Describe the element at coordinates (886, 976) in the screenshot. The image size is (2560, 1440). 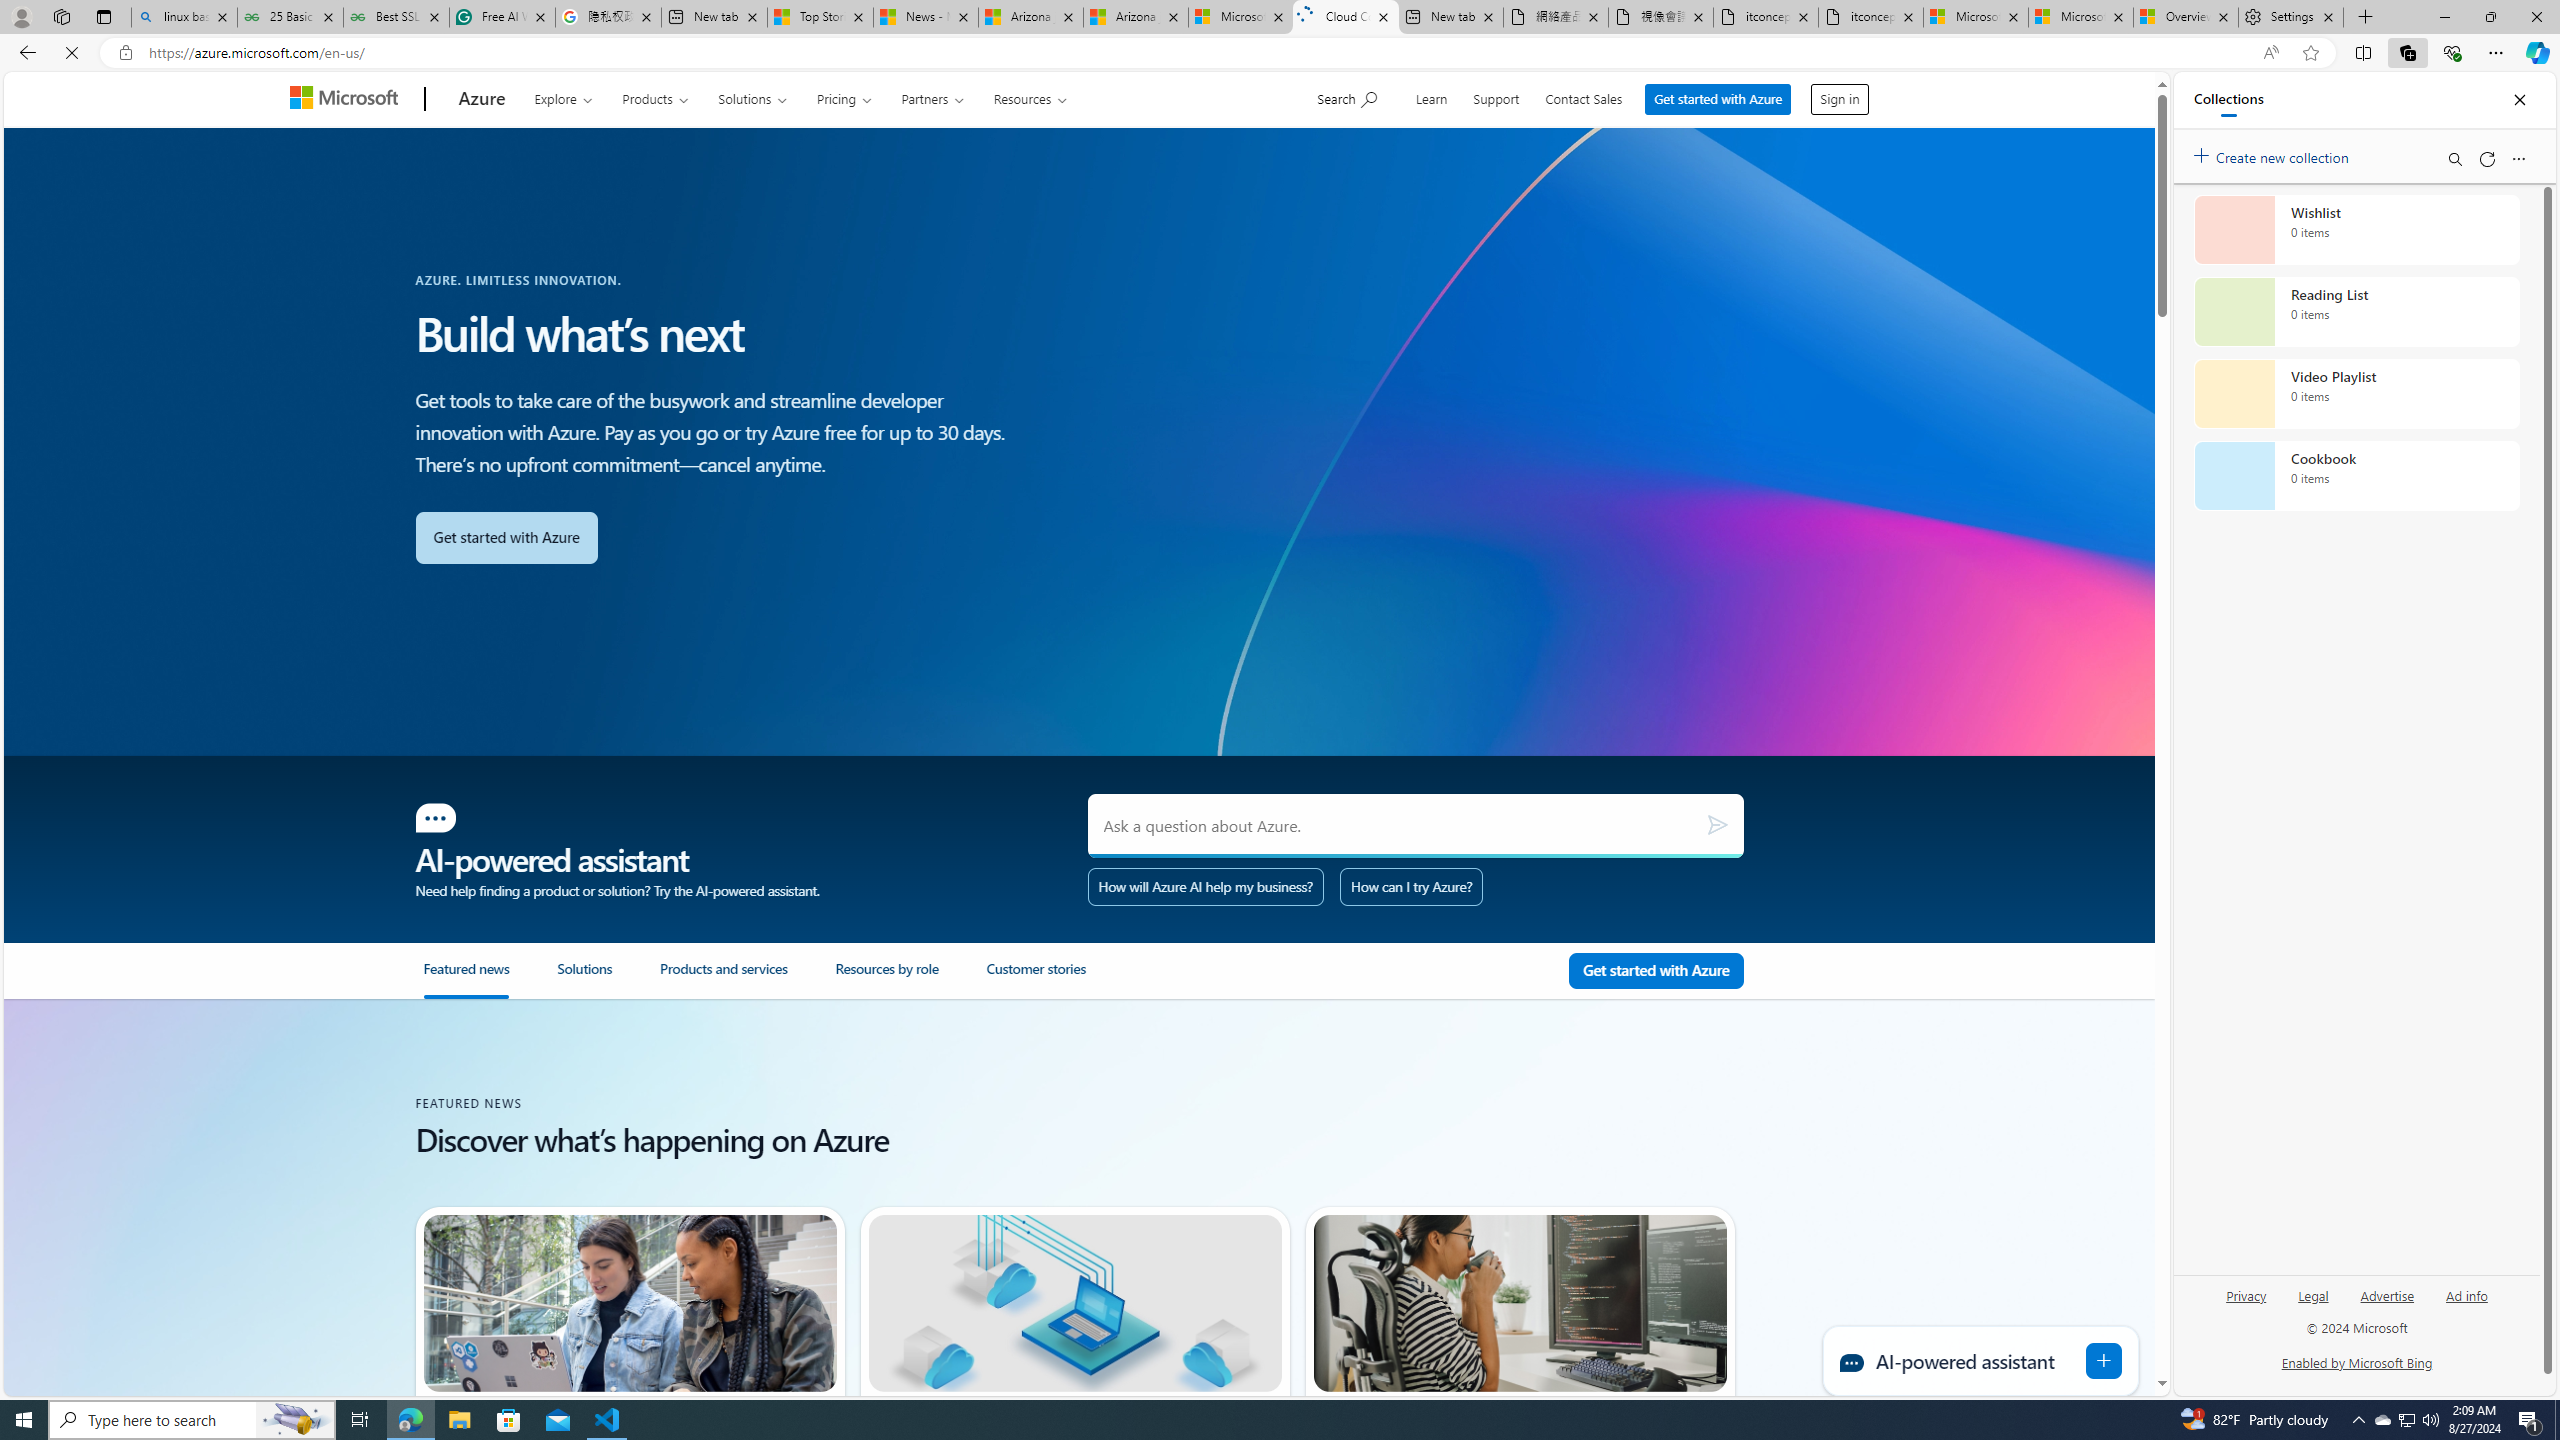
I see `'Resources by role'` at that location.